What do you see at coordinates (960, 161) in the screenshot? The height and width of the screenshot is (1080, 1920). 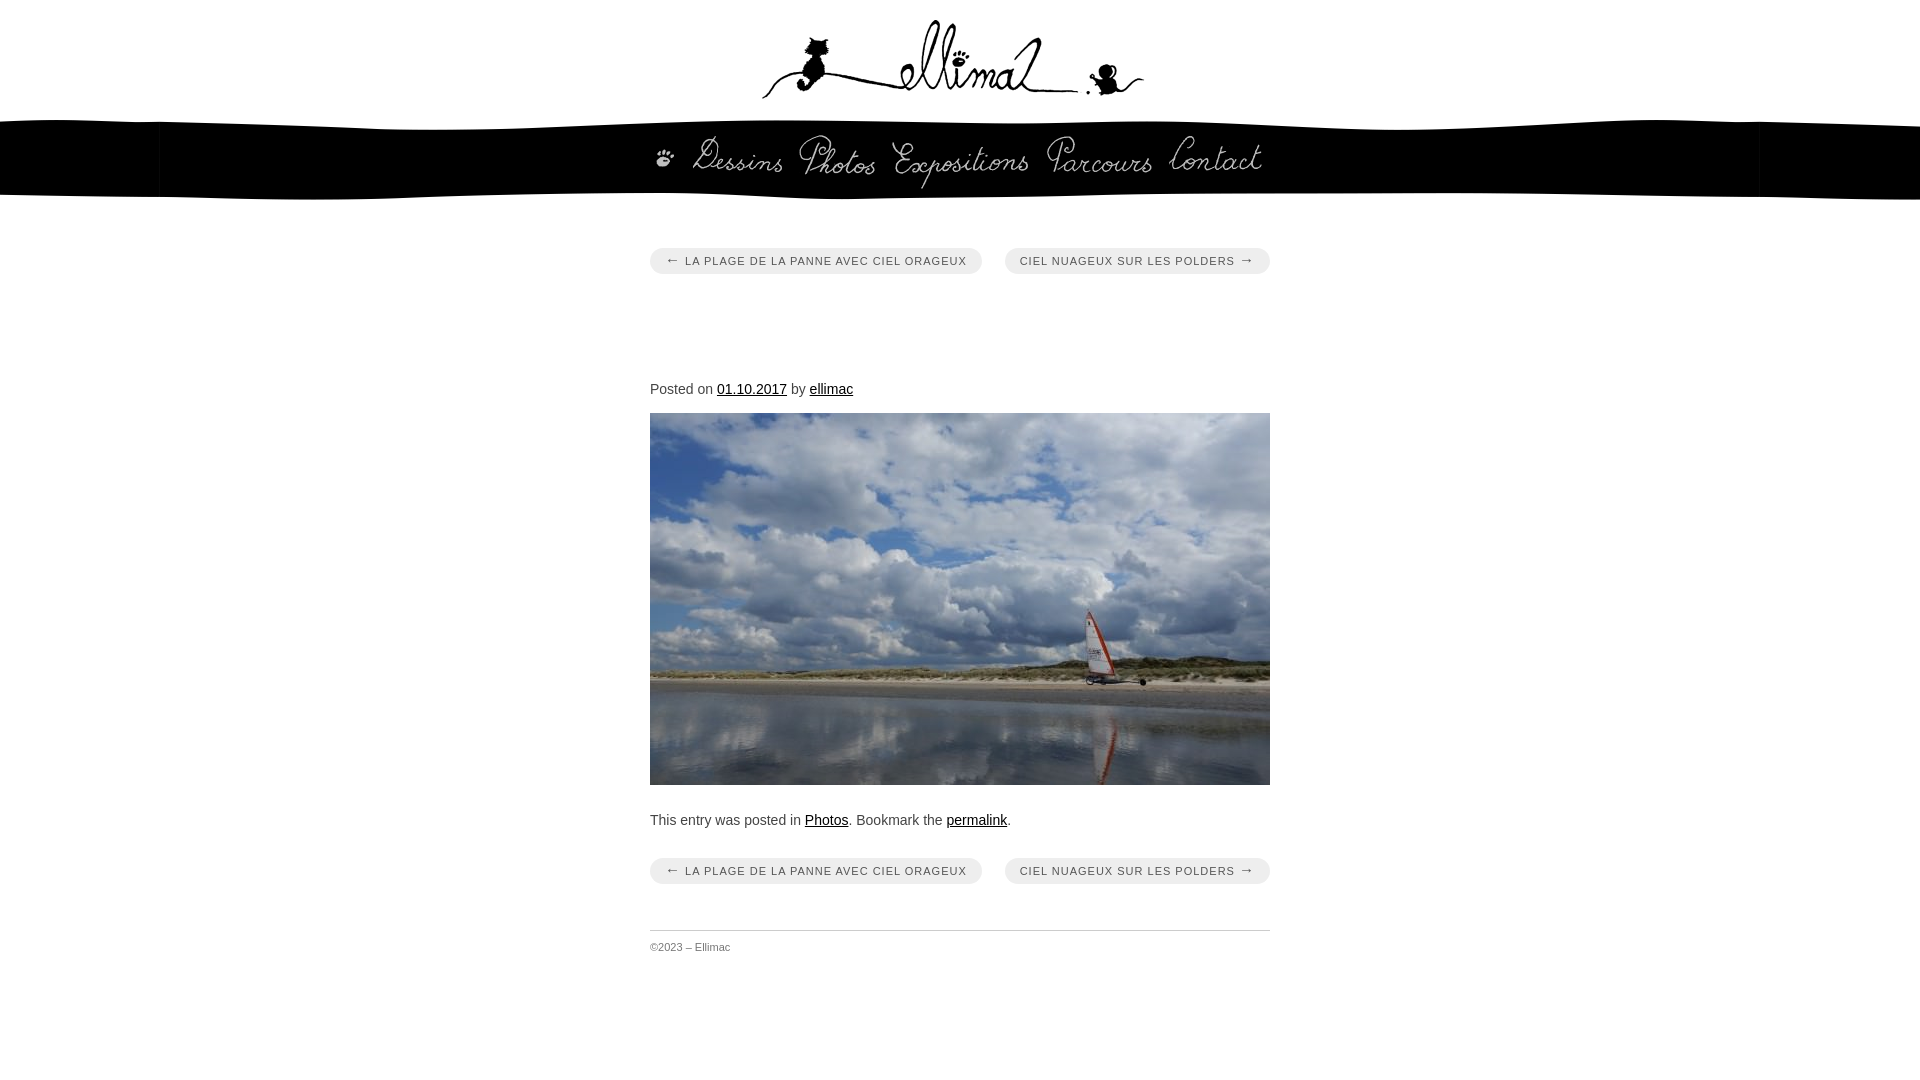 I see `'Expositions'` at bounding box center [960, 161].